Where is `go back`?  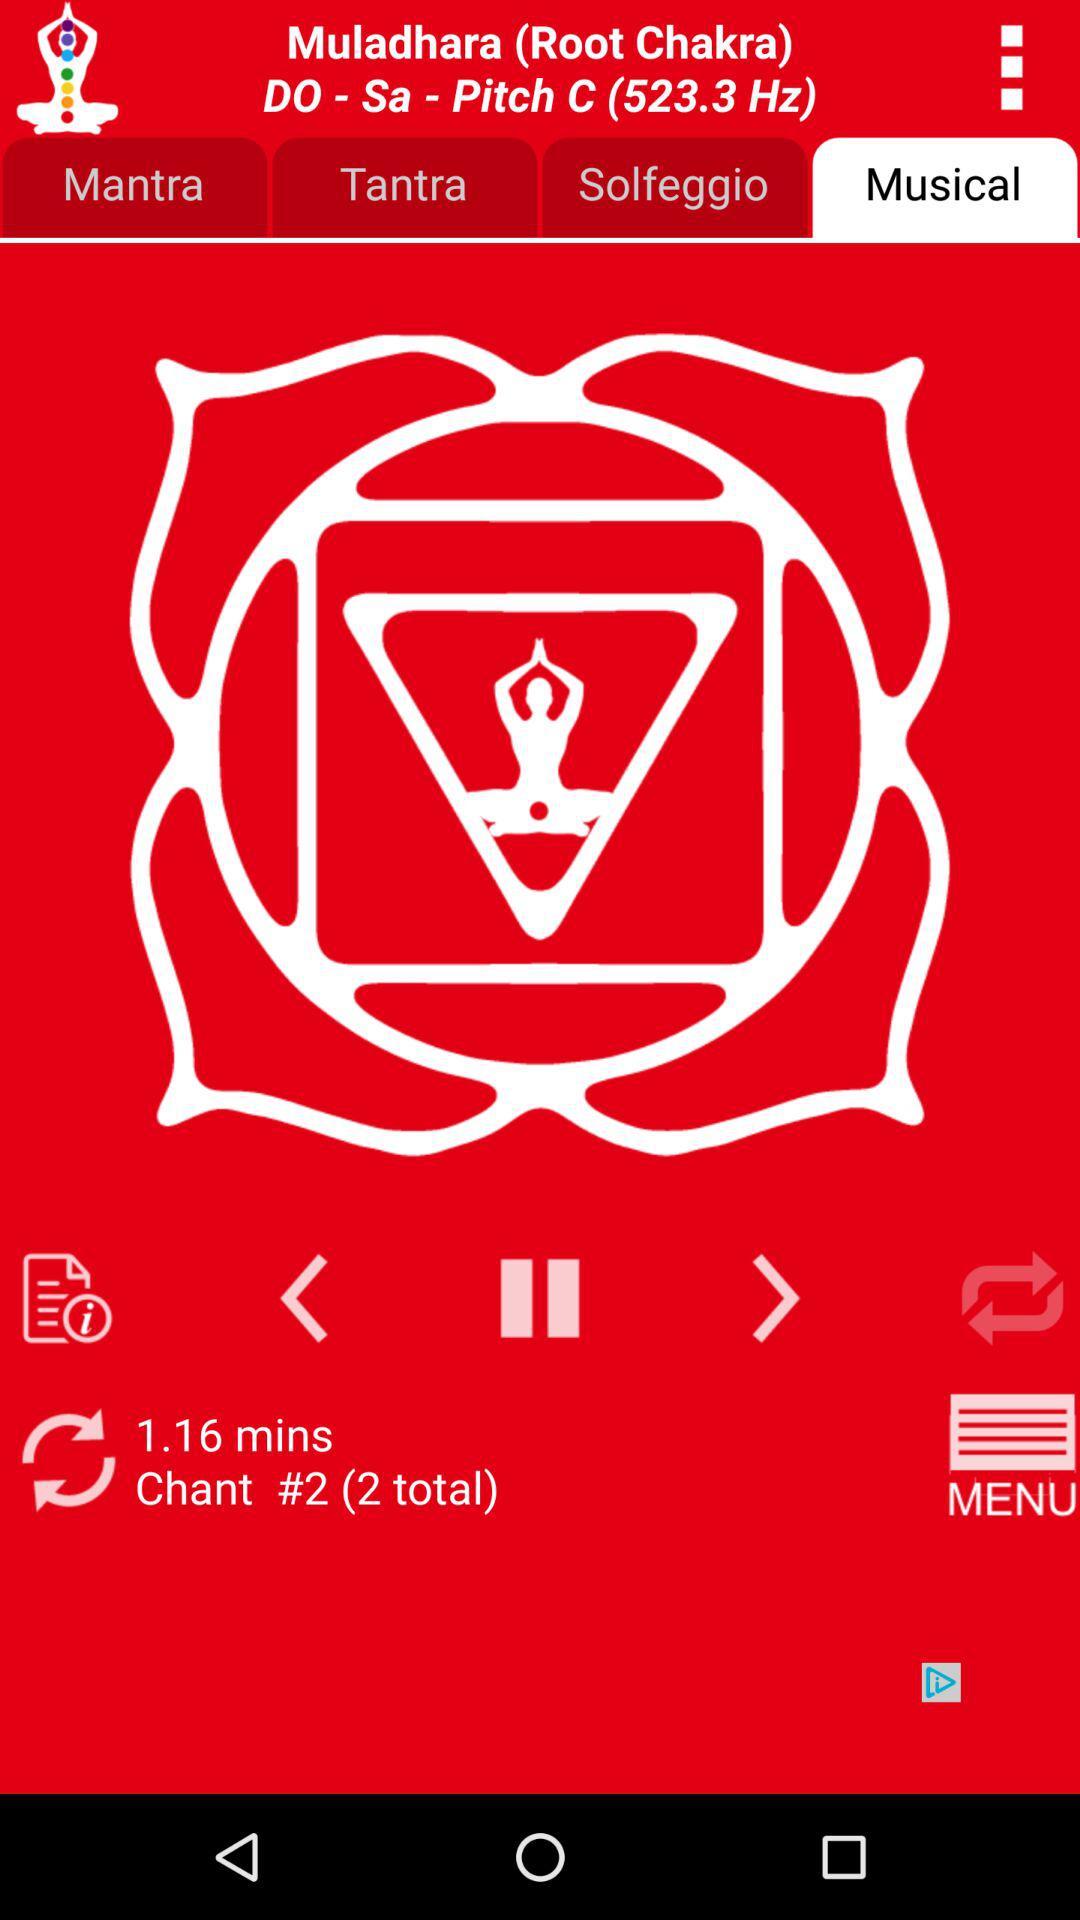
go back is located at coordinates (303, 1298).